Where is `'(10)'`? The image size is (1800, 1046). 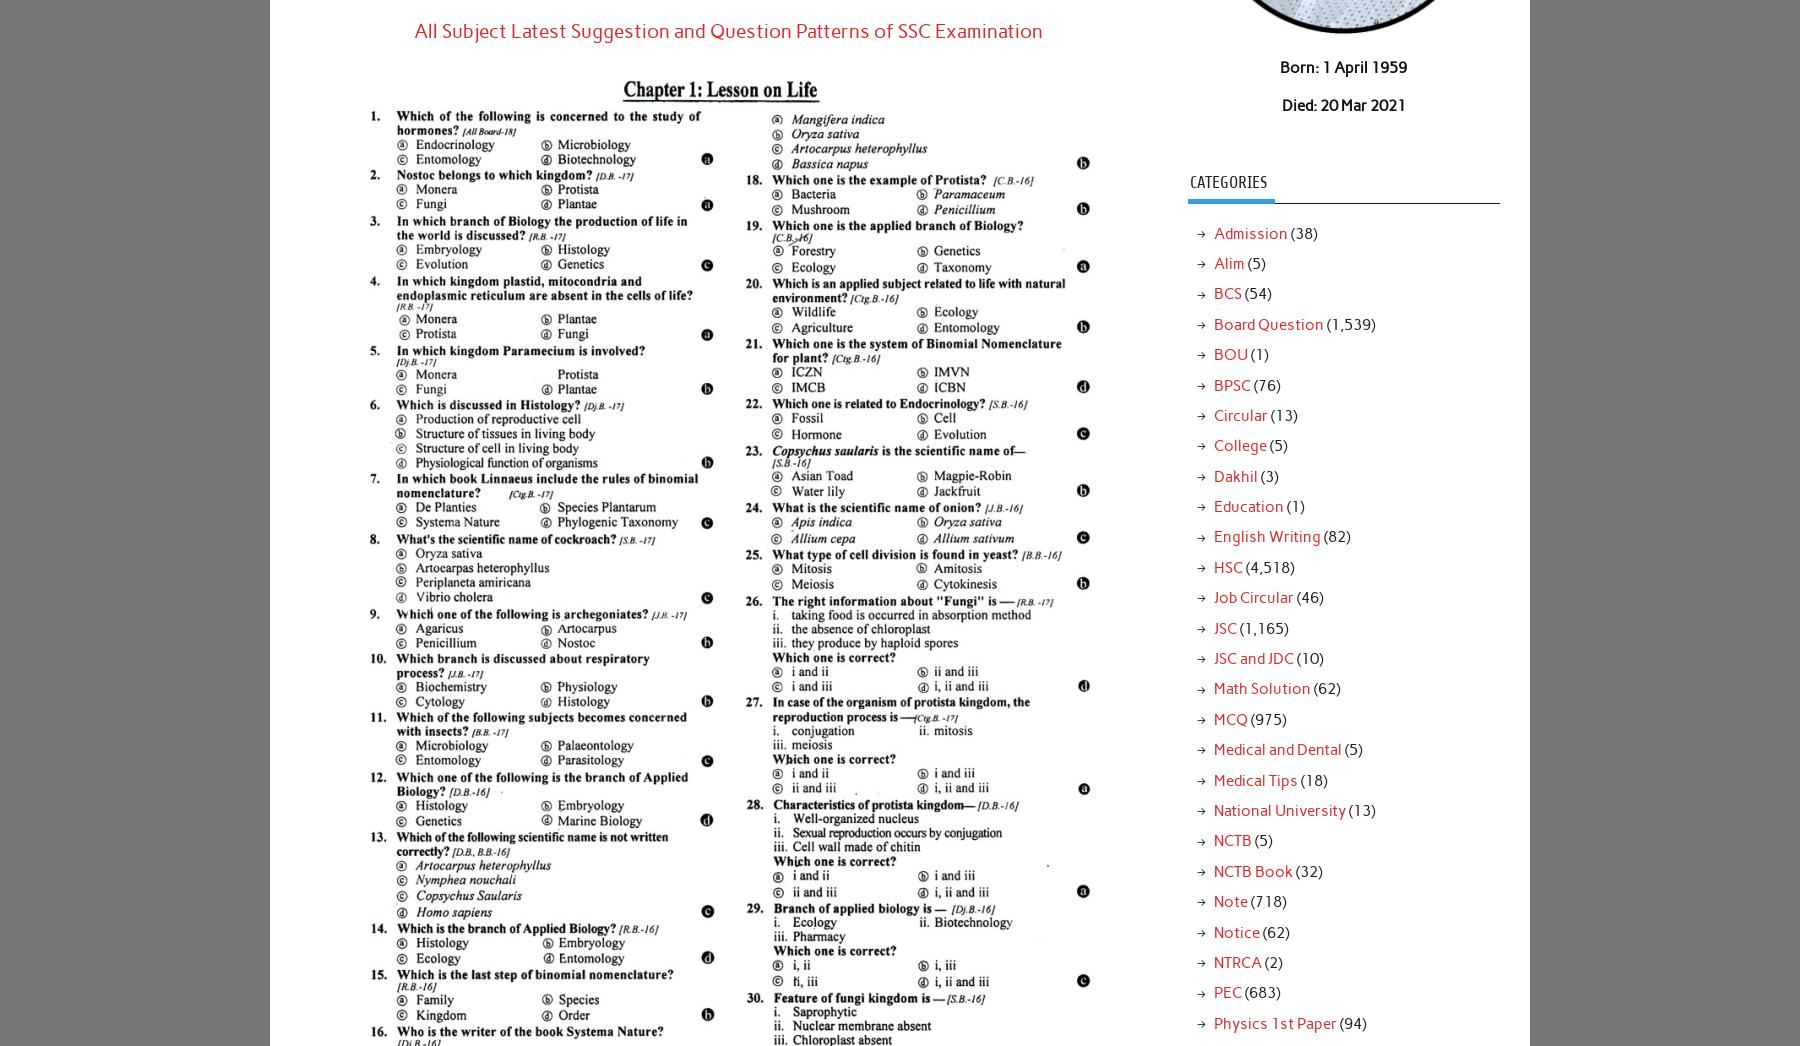
'(10)' is located at coordinates (1307, 657).